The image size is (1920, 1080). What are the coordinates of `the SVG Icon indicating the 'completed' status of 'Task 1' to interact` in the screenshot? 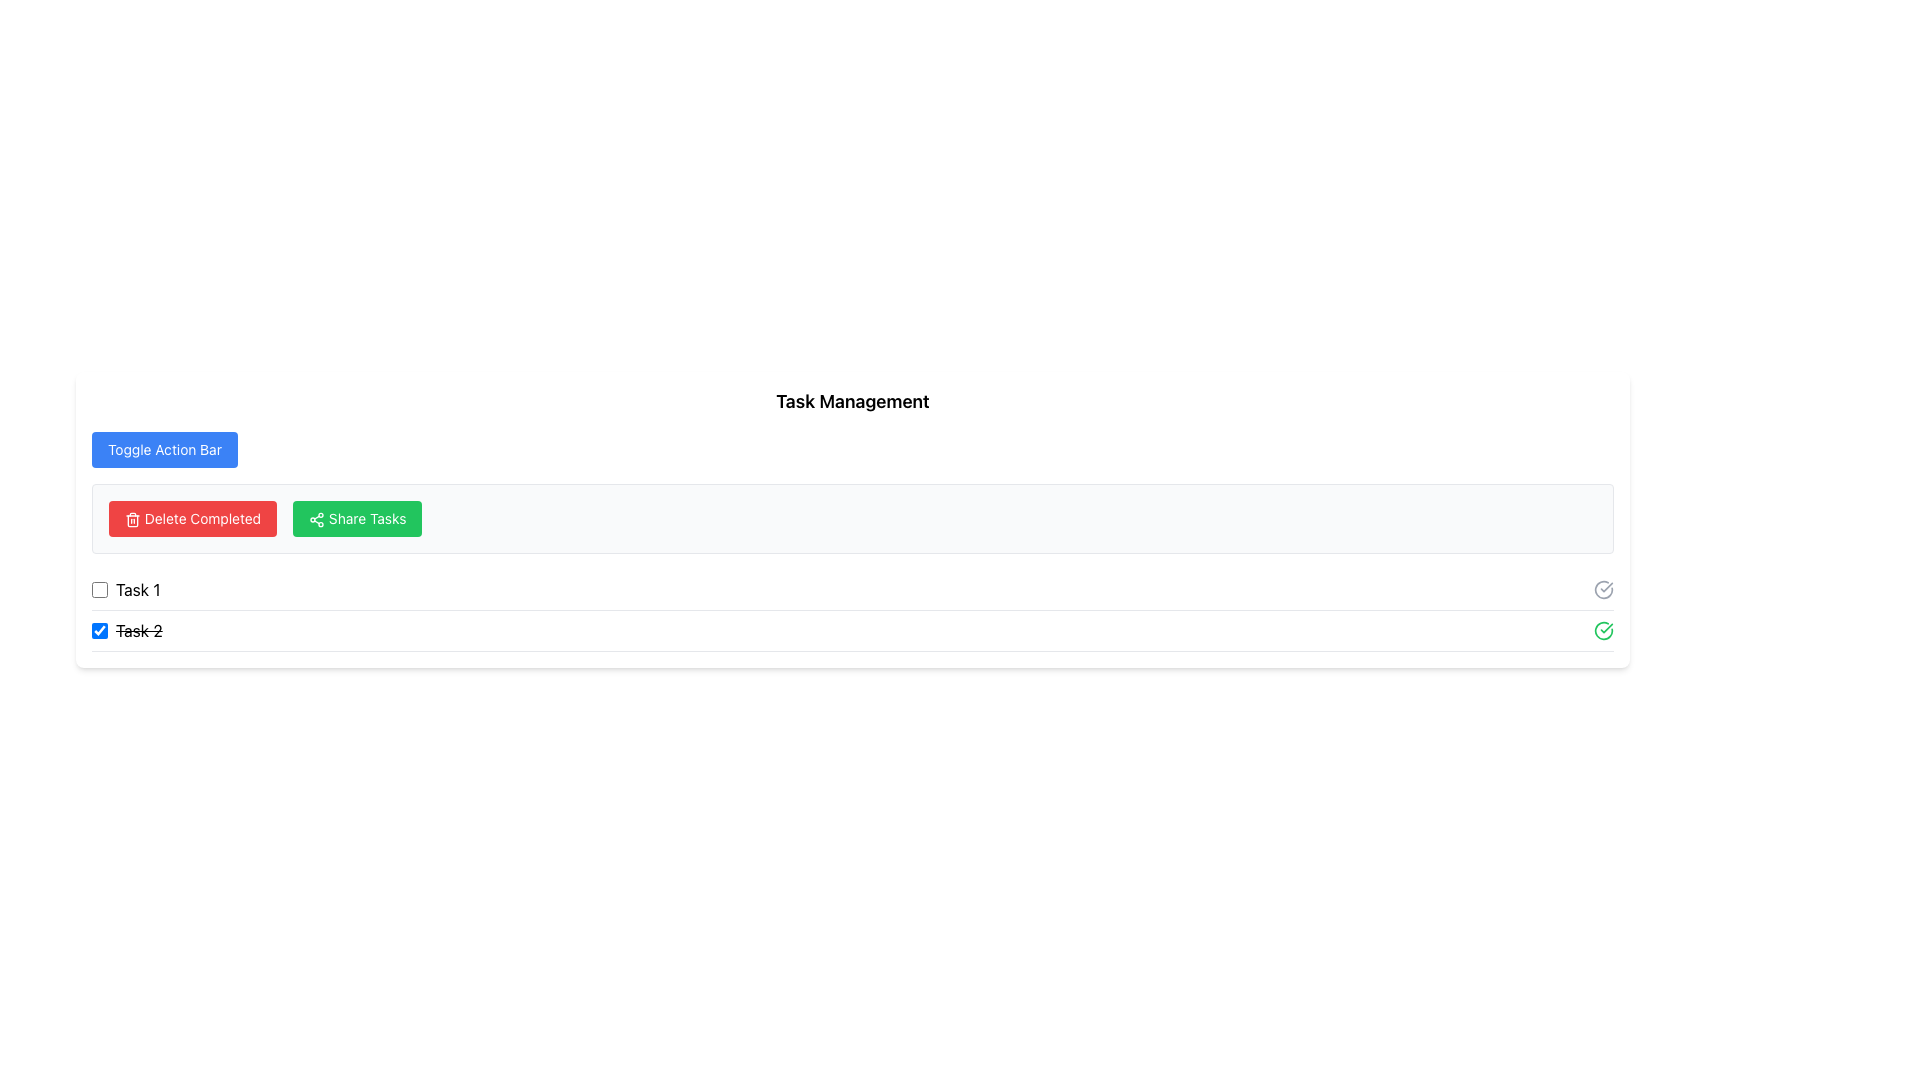 It's located at (1603, 589).